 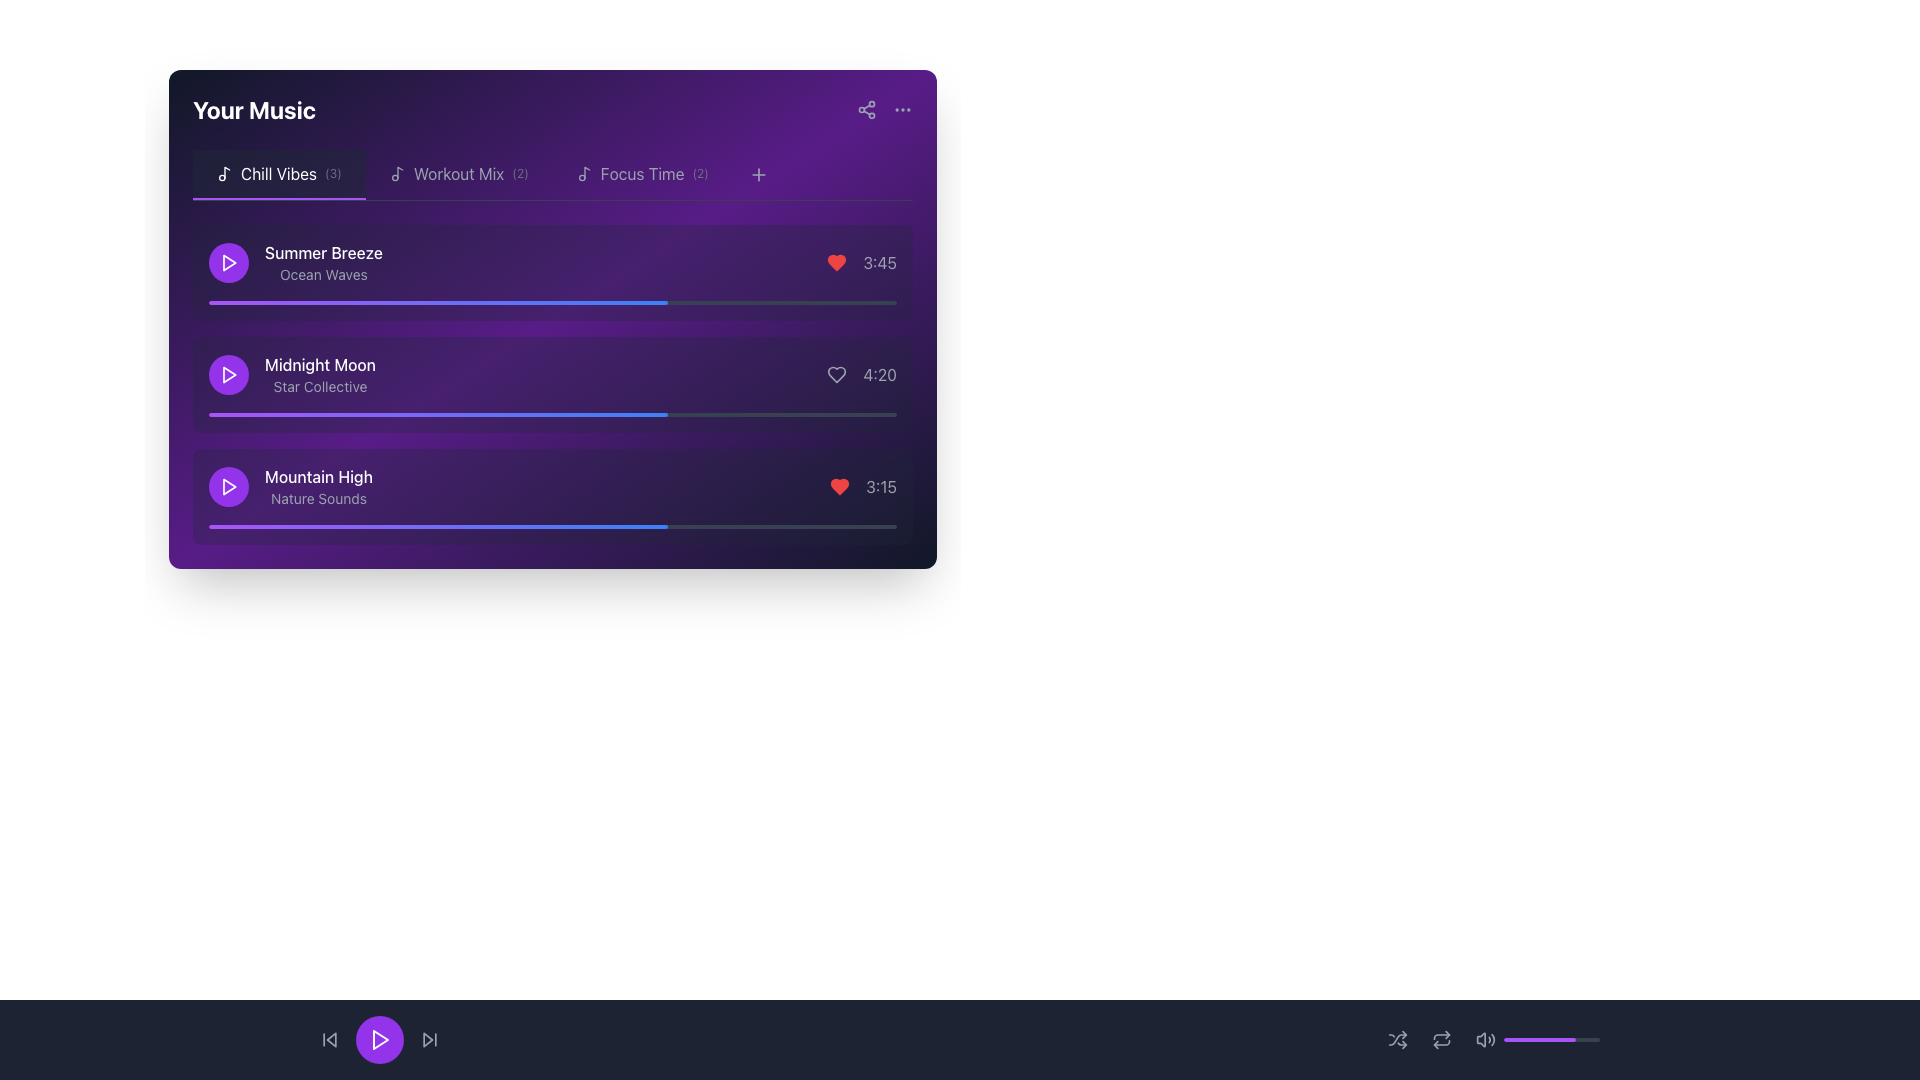 What do you see at coordinates (828, 303) in the screenshot?
I see `progress` at bounding box center [828, 303].